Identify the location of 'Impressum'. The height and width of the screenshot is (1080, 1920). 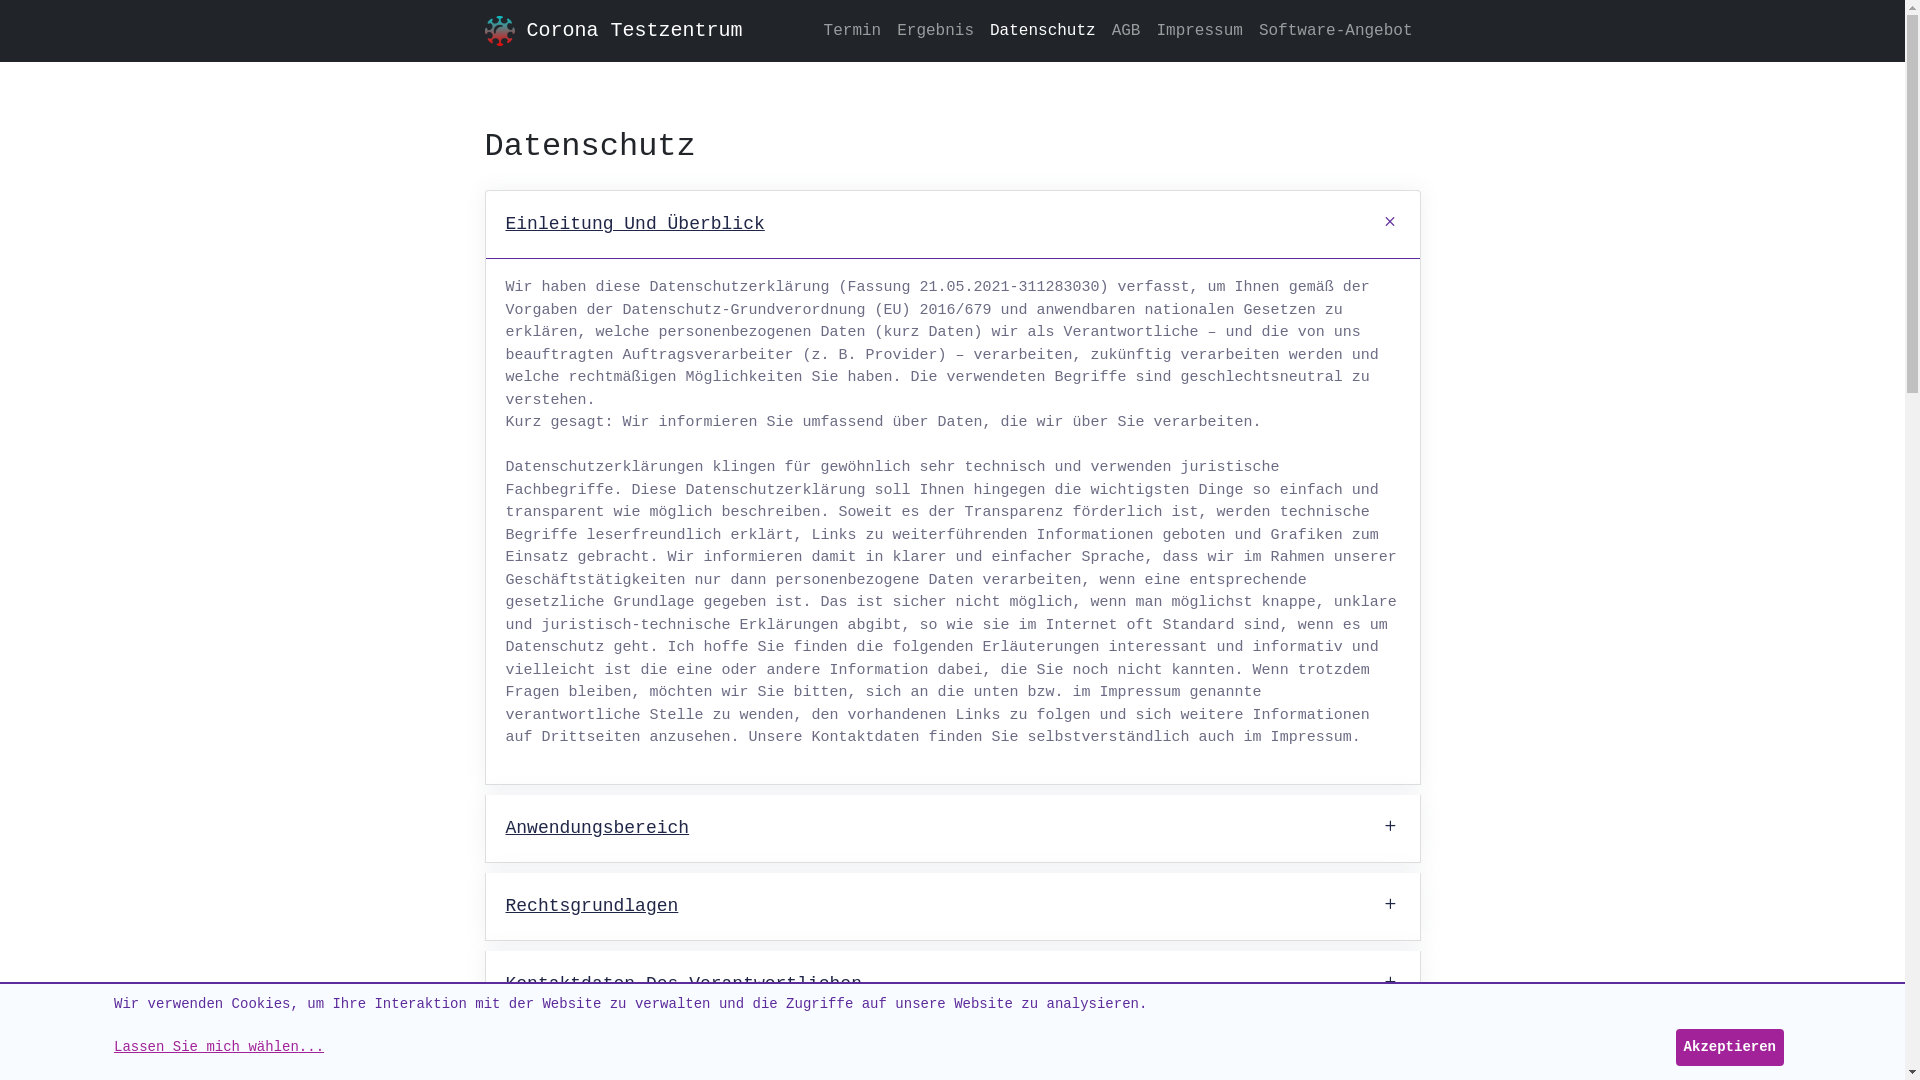
(1199, 30).